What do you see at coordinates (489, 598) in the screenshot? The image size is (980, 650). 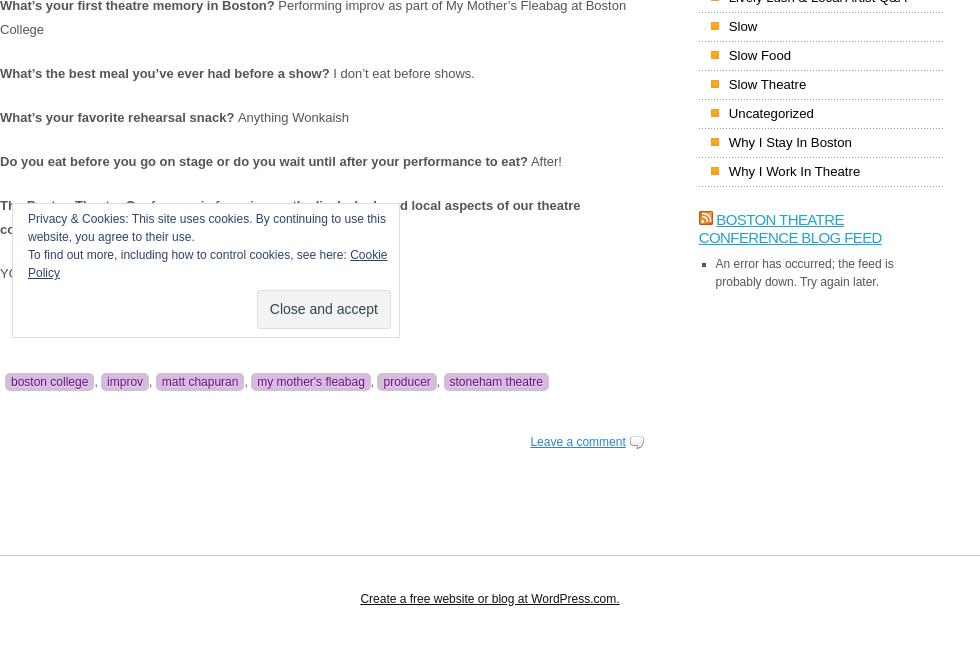 I see `'Create a free website or blog at WordPress.com.'` at bounding box center [489, 598].